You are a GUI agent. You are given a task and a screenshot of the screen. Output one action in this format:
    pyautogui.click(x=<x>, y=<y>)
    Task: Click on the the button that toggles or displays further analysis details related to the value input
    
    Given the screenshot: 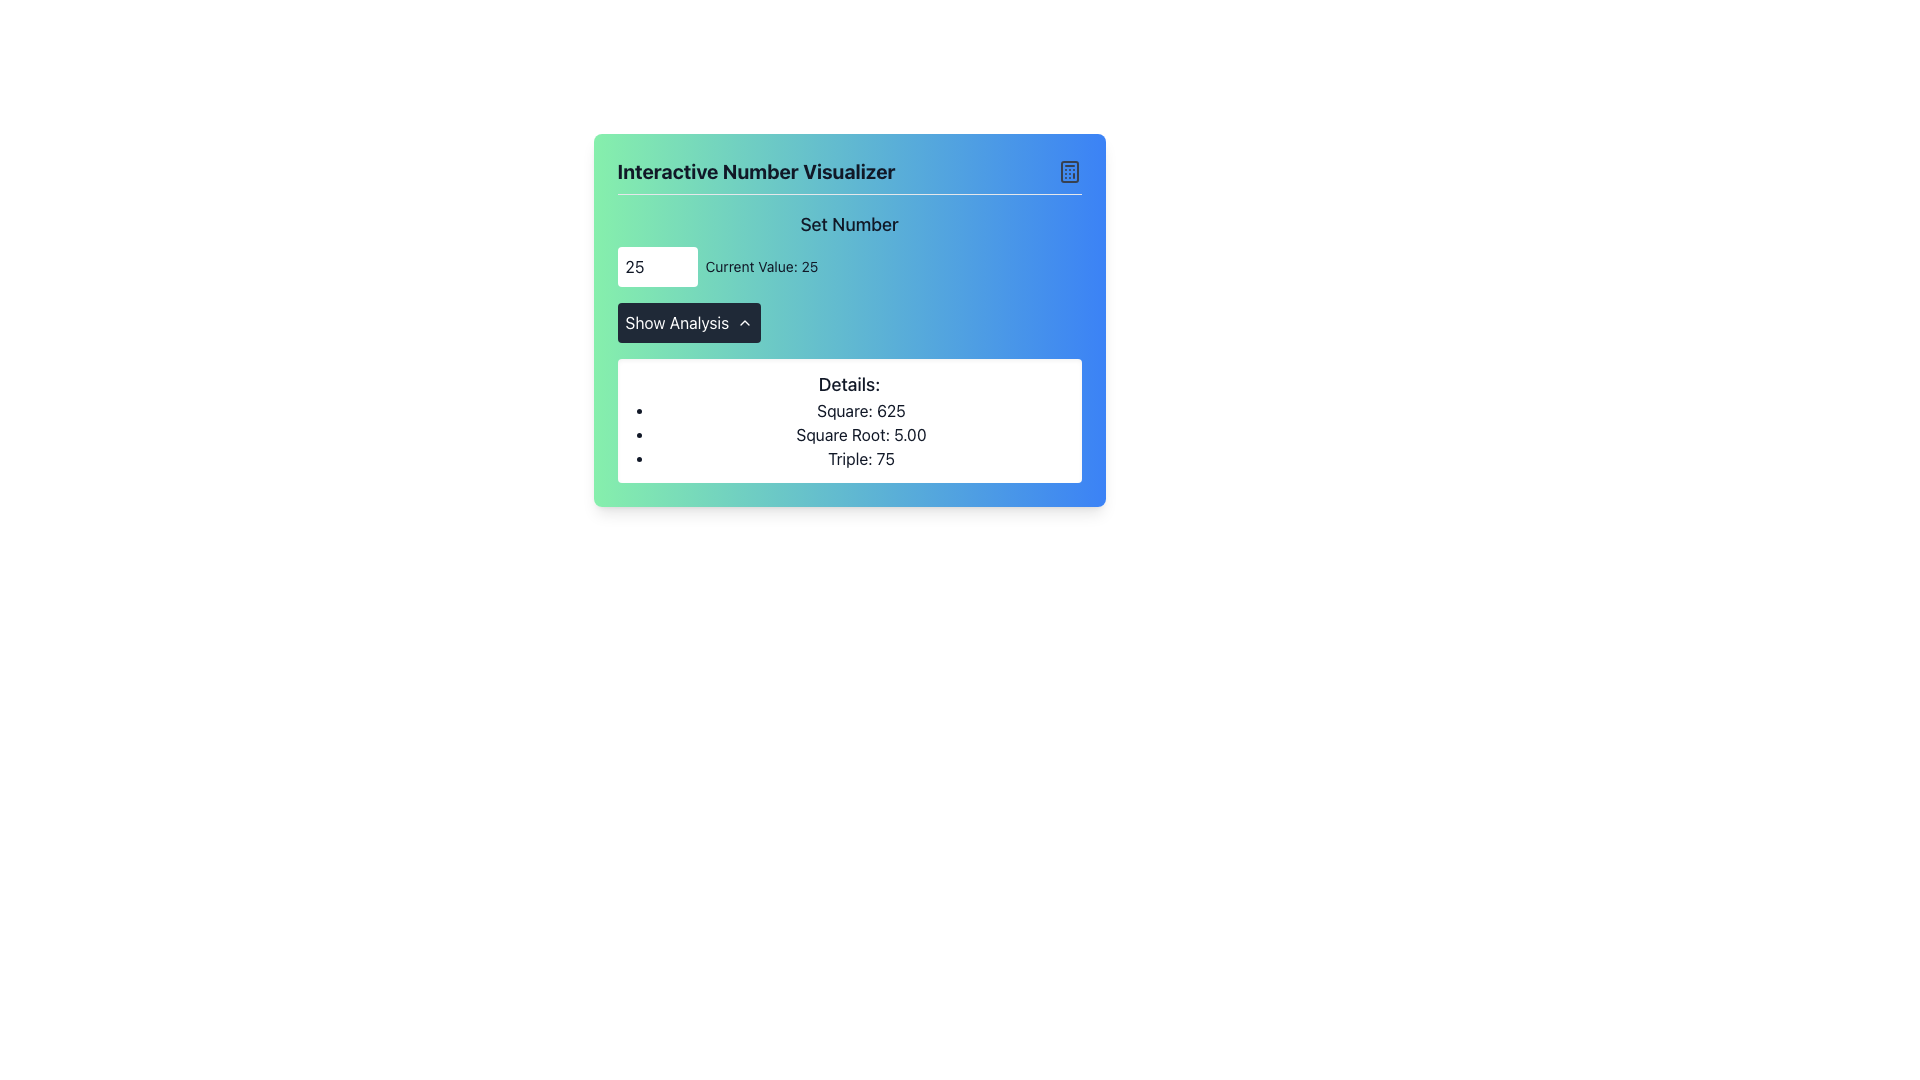 What is the action you would take?
    pyautogui.click(x=689, y=322)
    